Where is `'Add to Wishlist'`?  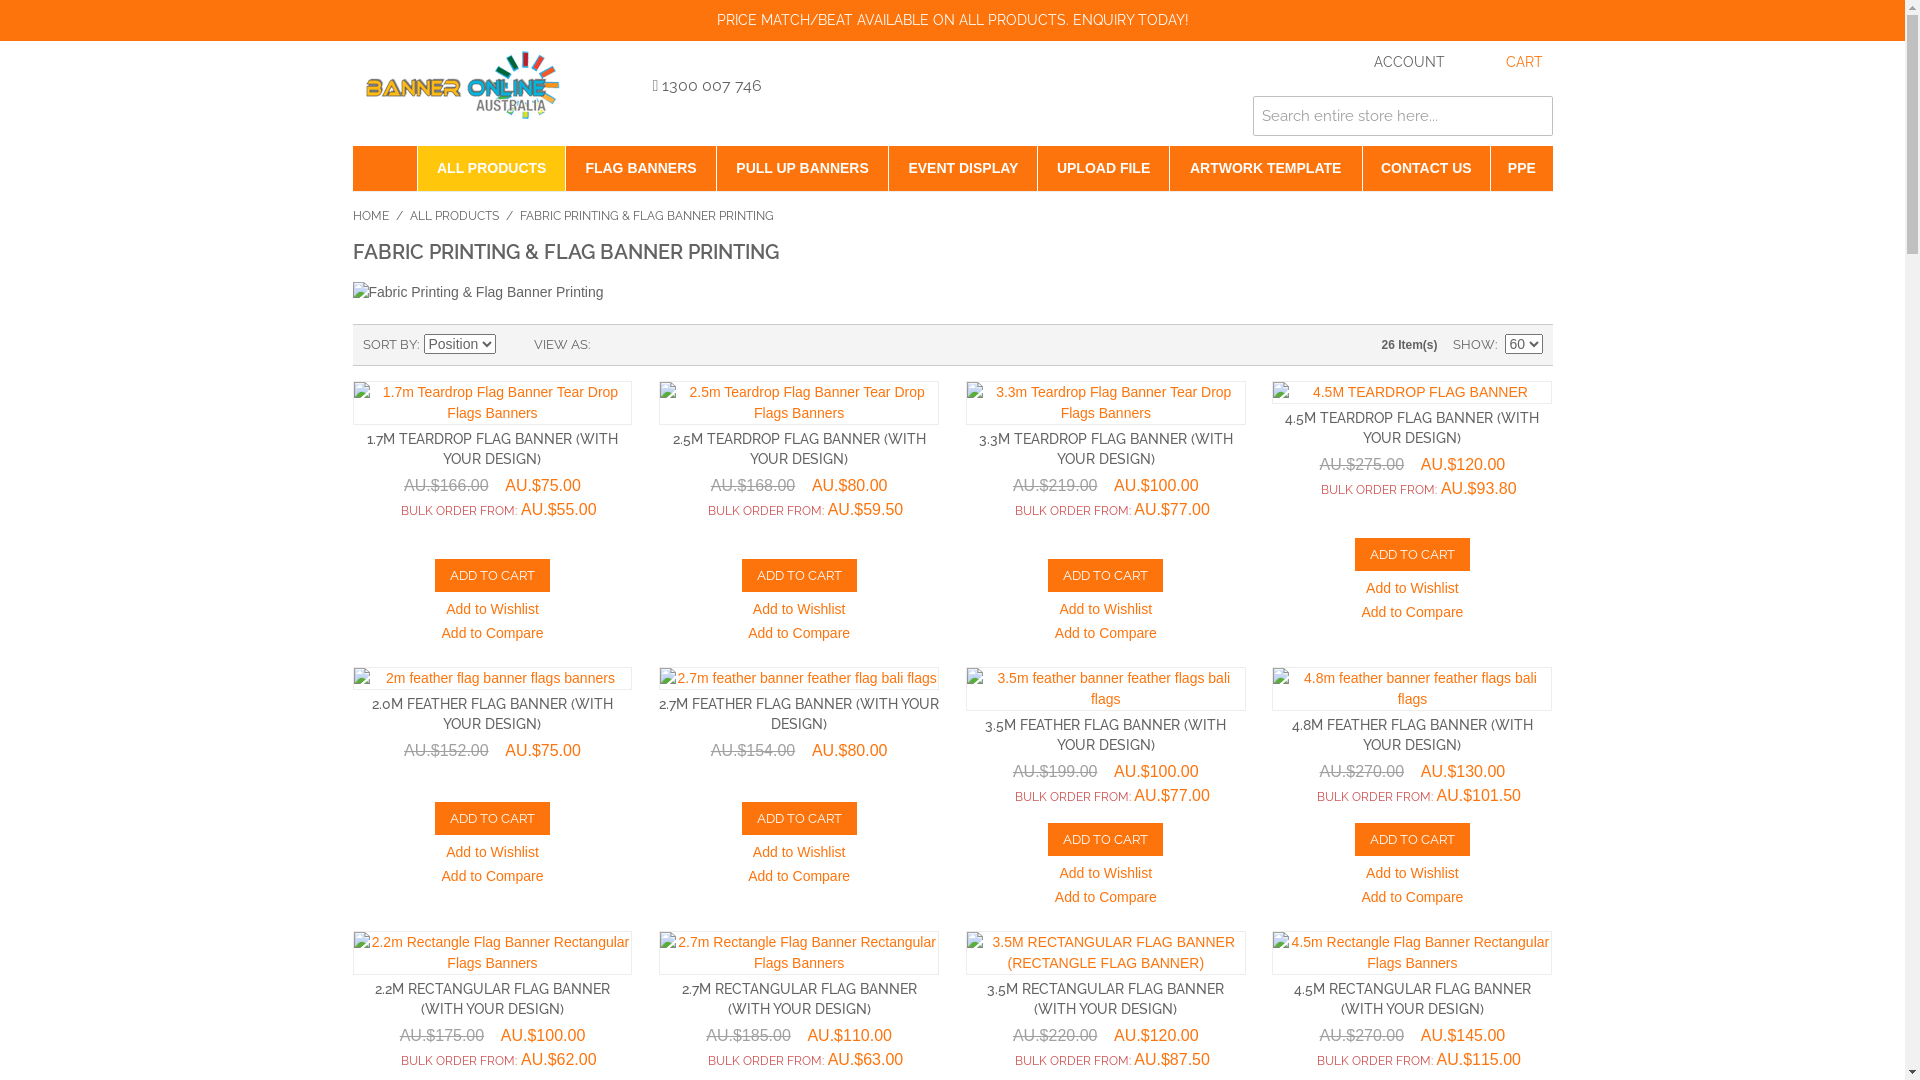 'Add to Wishlist' is located at coordinates (492, 609).